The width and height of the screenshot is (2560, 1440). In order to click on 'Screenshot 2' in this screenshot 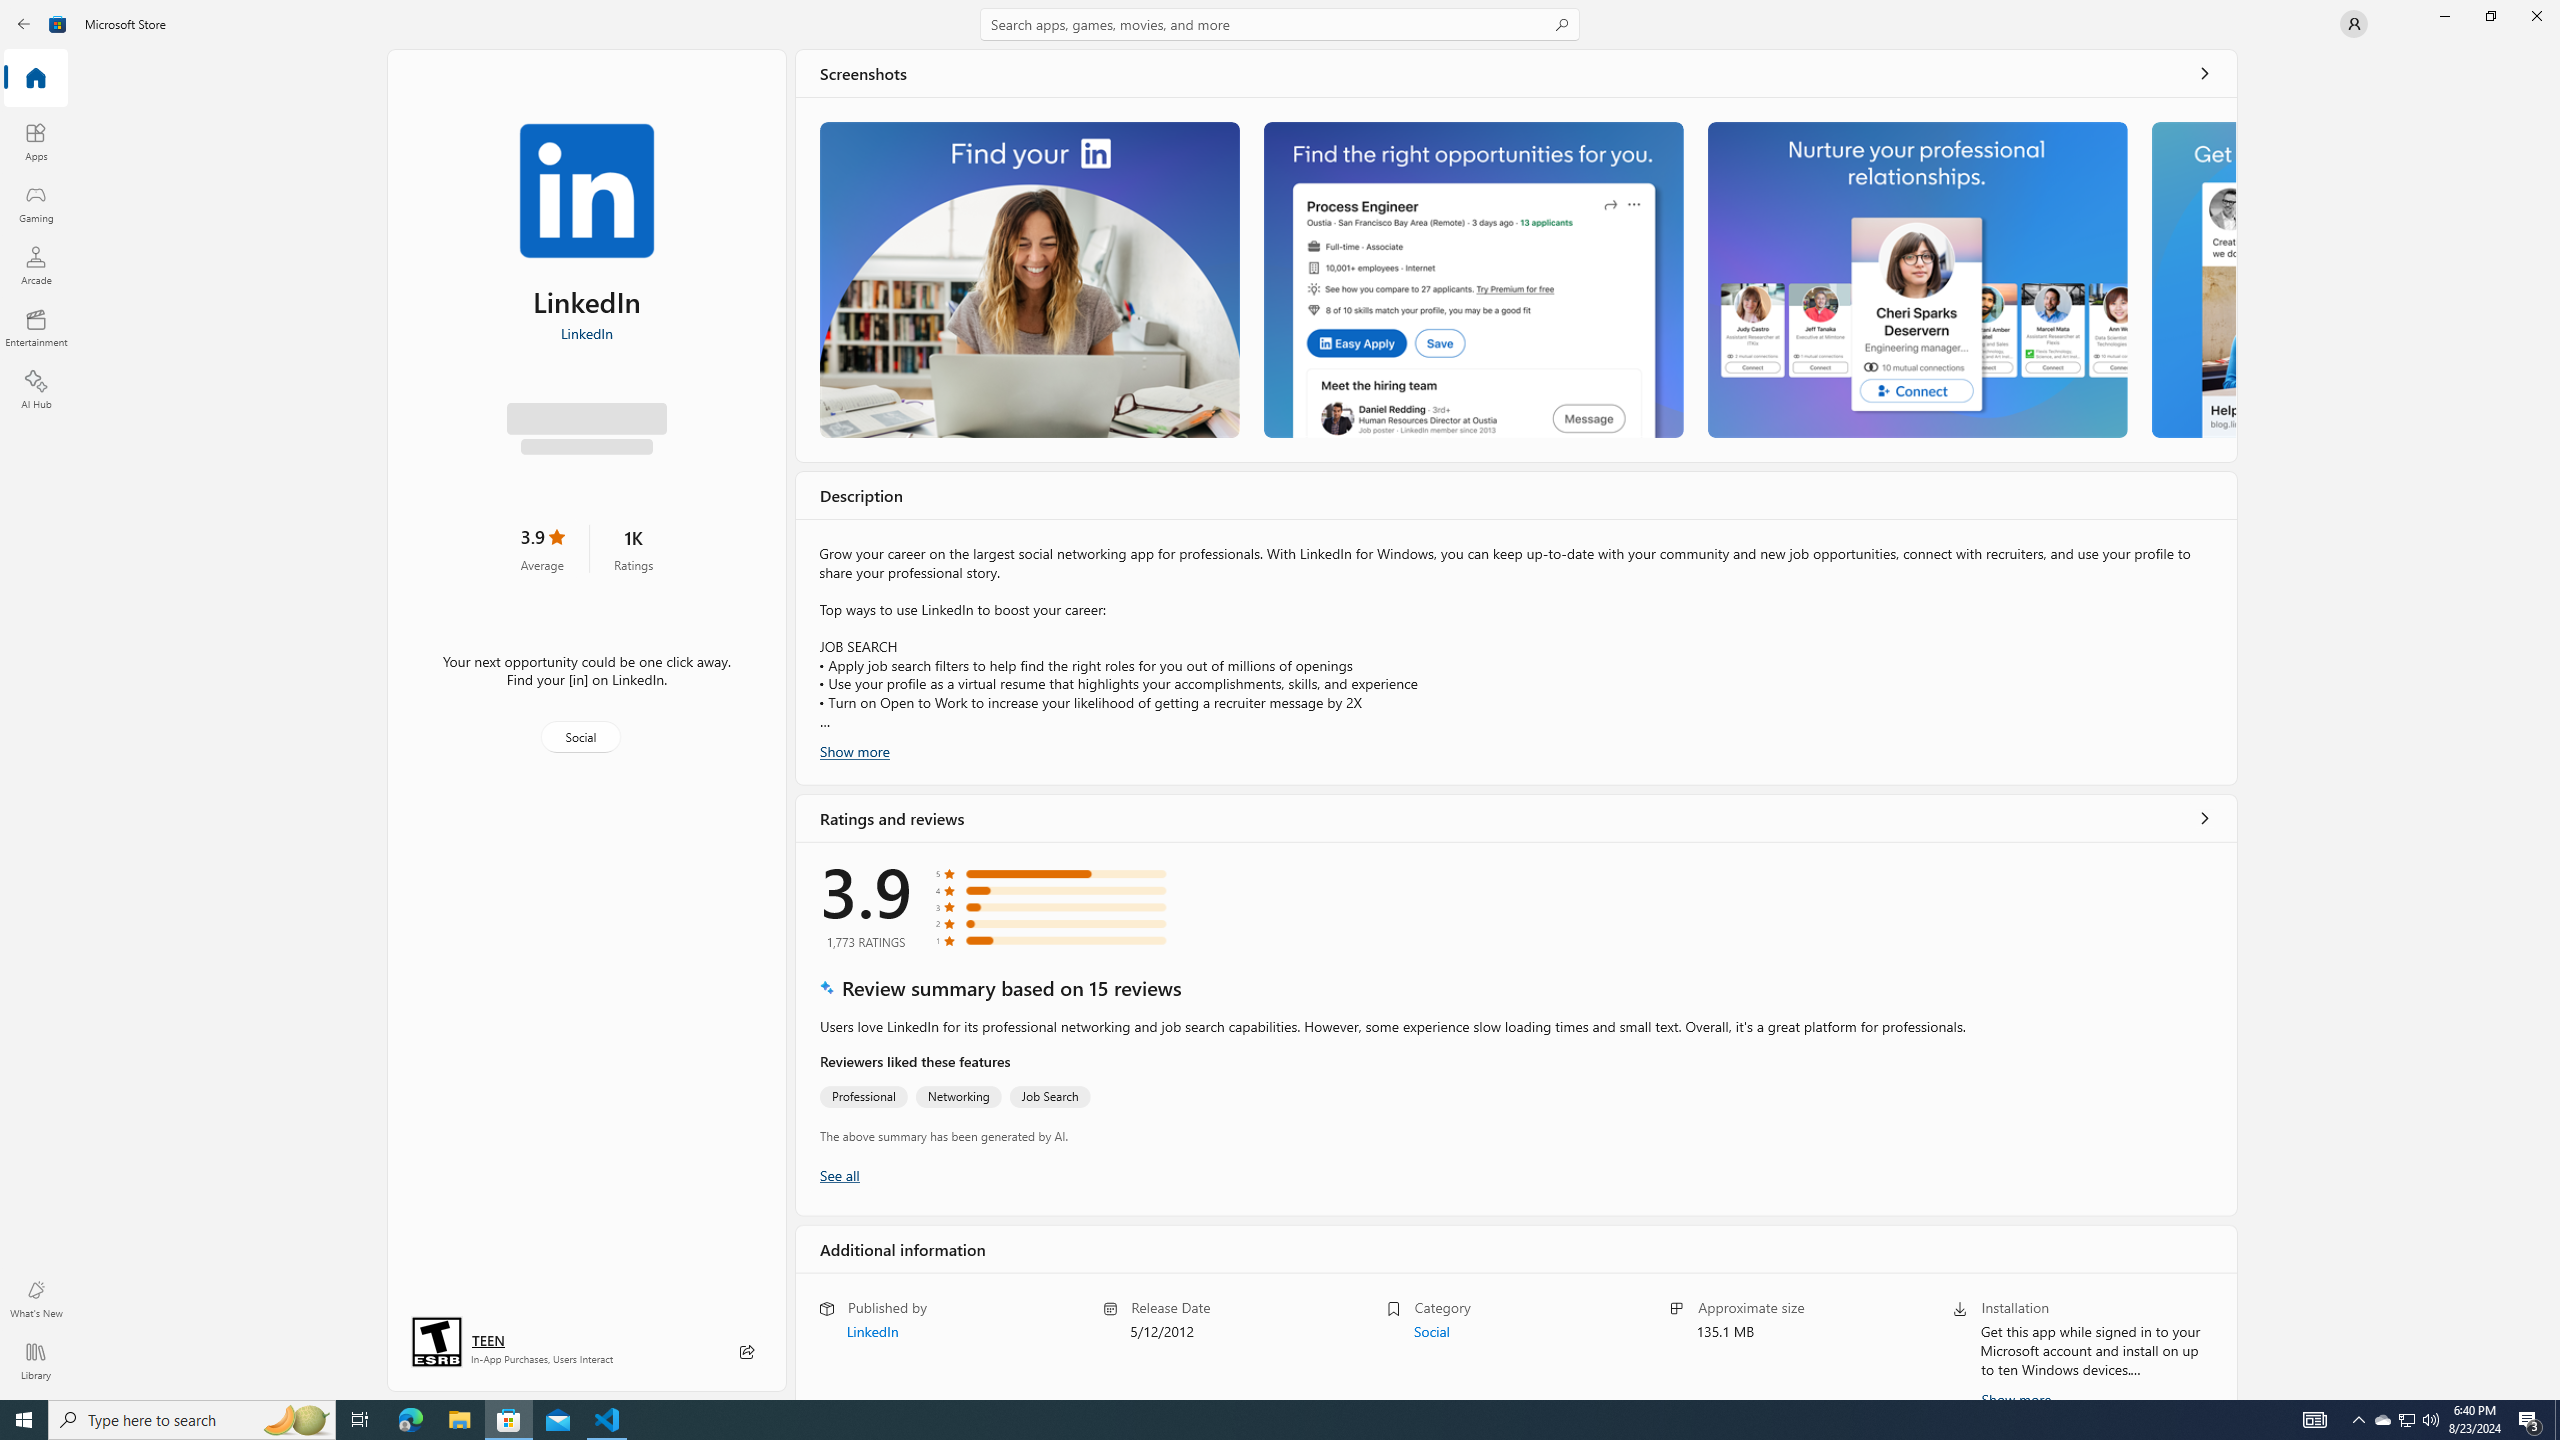, I will do `click(1471, 279)`.